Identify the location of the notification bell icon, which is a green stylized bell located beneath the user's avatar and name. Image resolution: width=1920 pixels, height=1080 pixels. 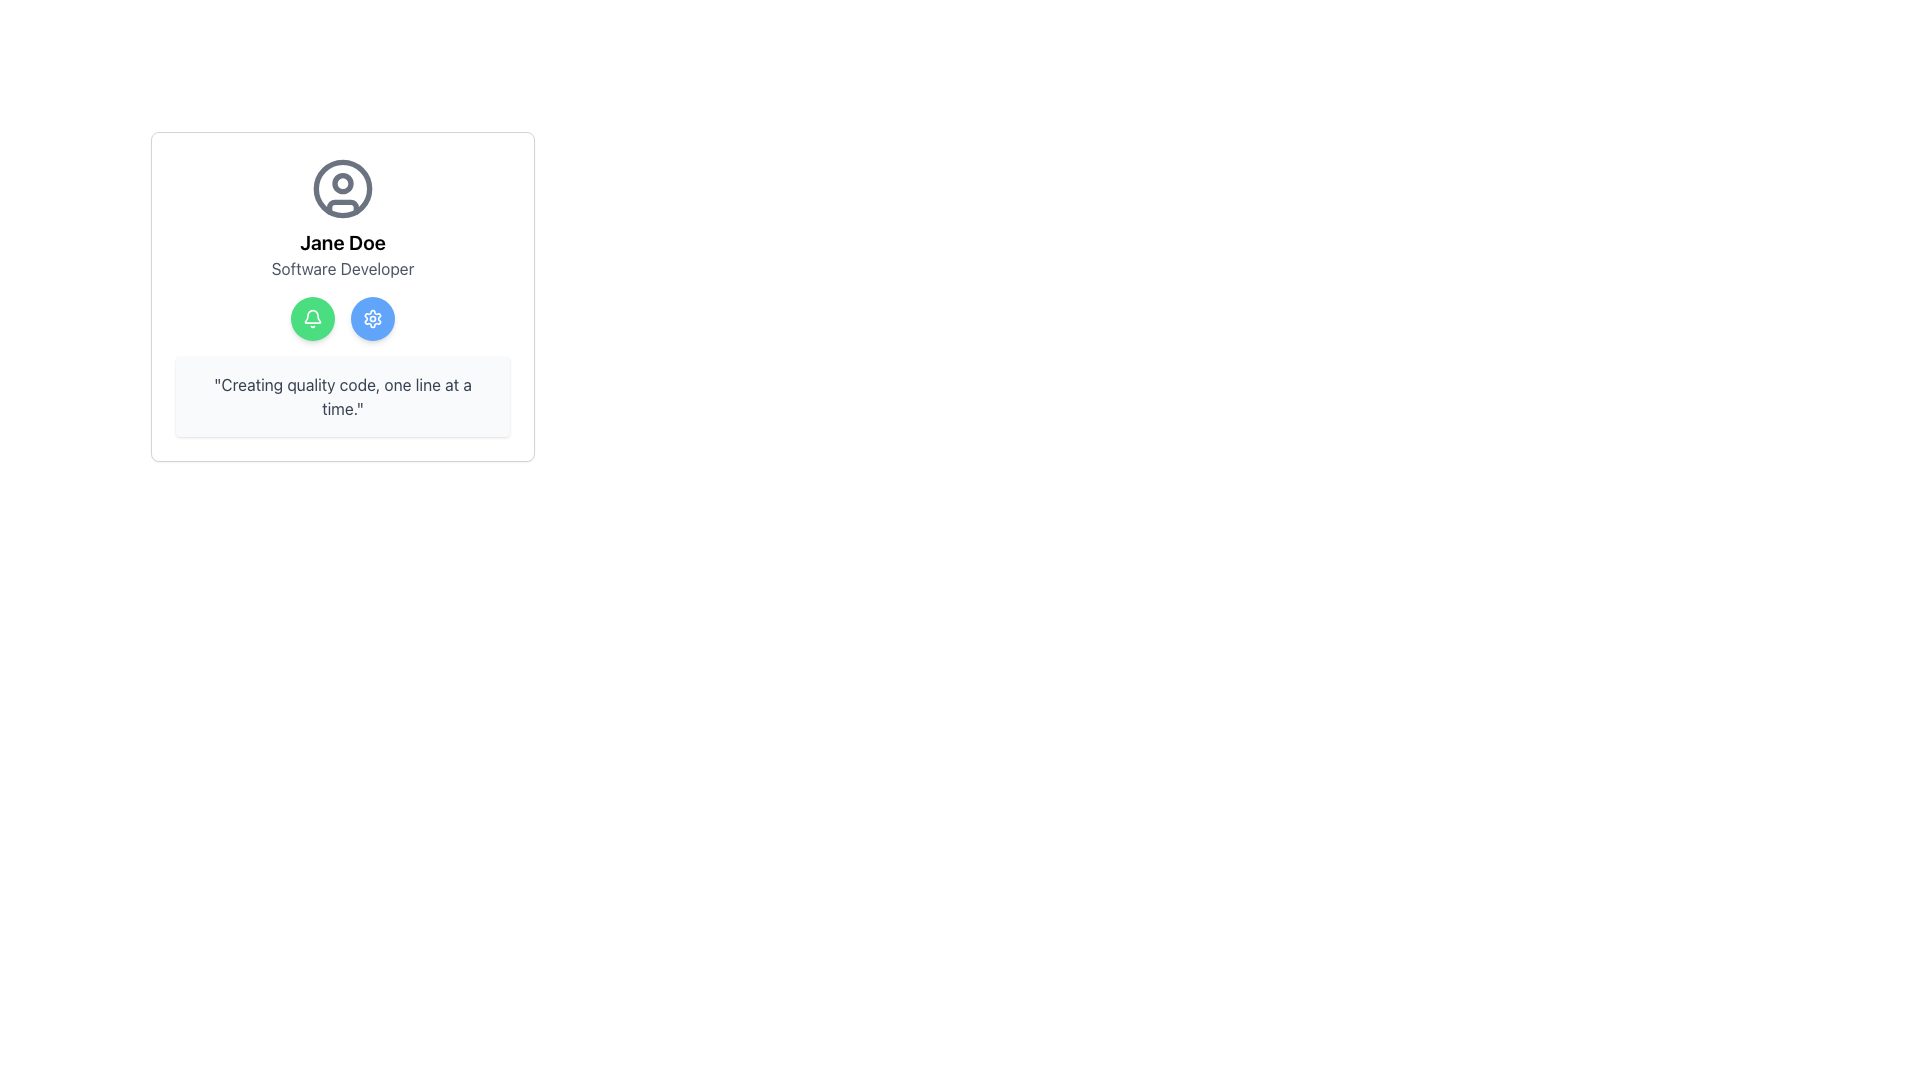
(311, 315).